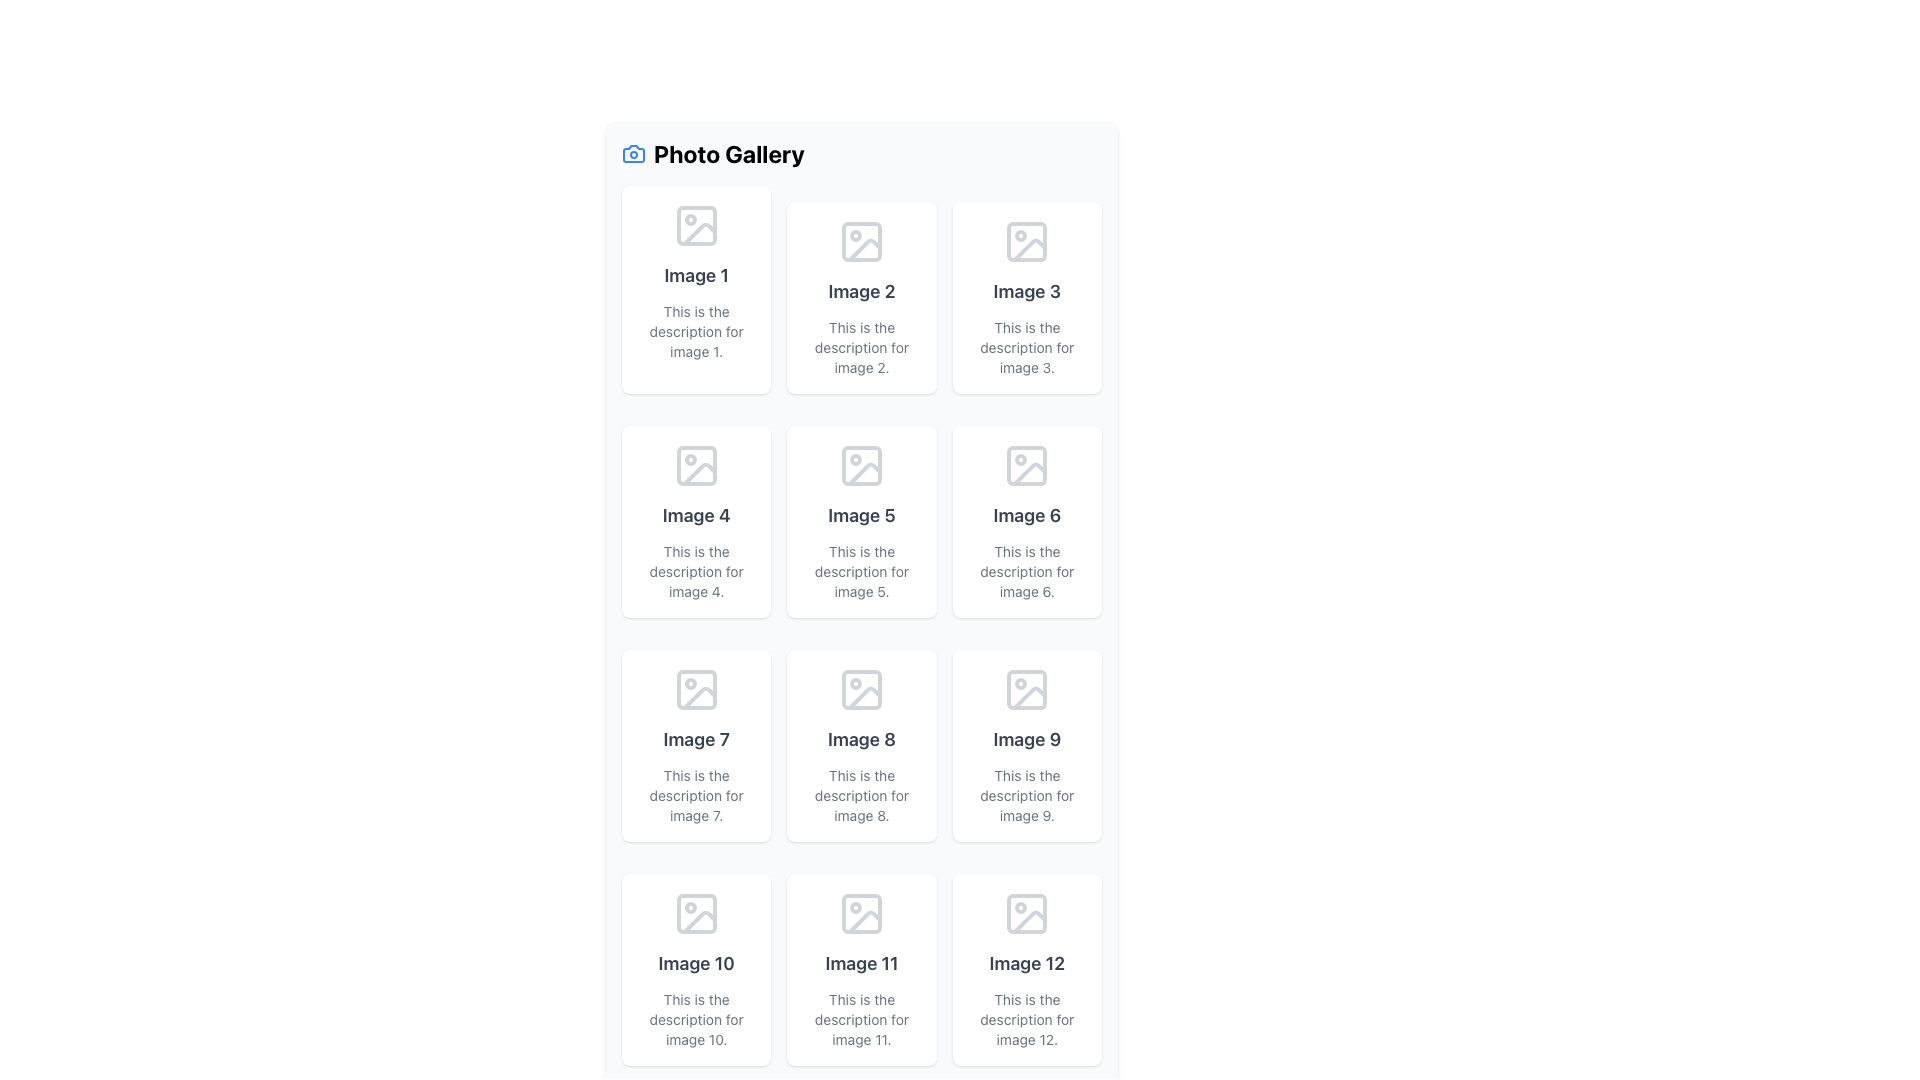  I want to click on the descriptive Content block displaying image metadata in the second position of the first row under 'Photo Gallery', so click(862, 297).